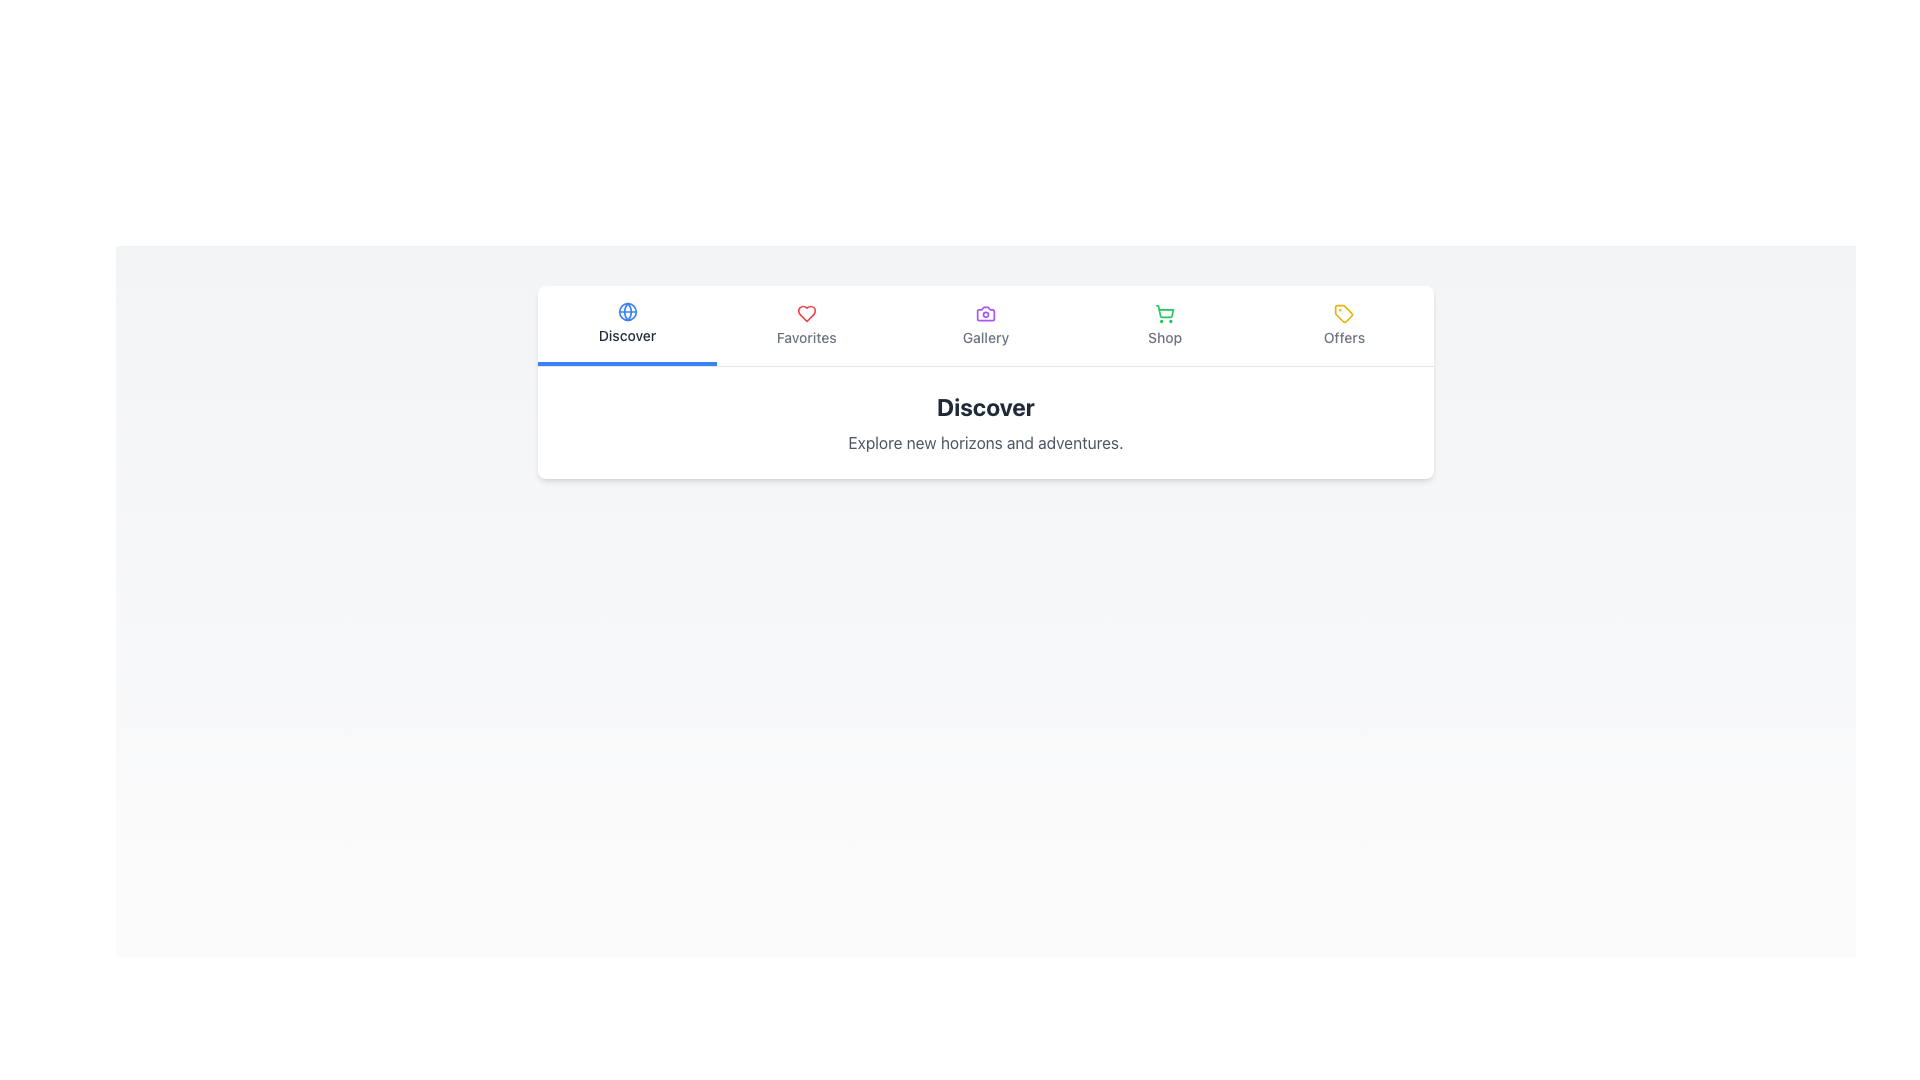 The width and height of the screenshot is (1920, 1080). I want to click on the 'Shop' static text label located in the navigation bar, positioned beneath the shopping cart icon, so click(1165, 337).